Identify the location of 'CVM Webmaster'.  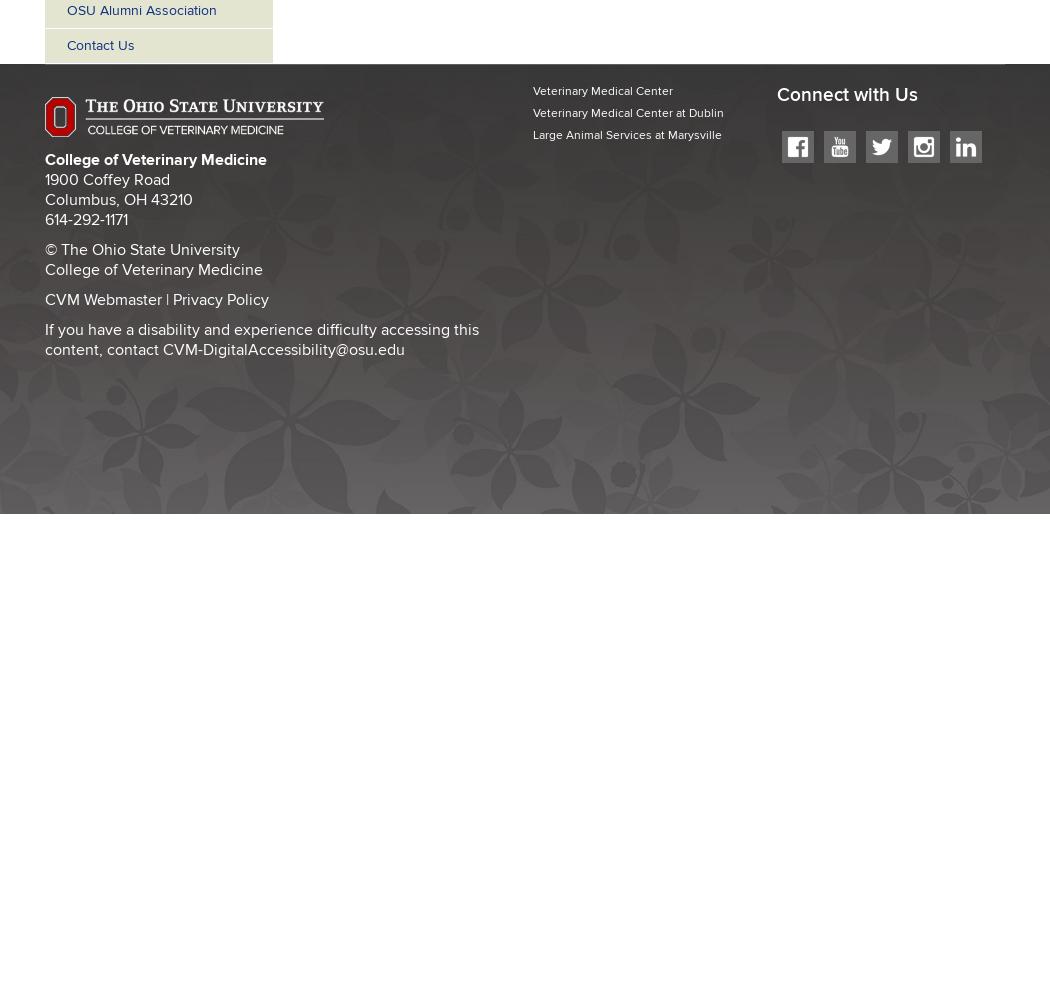
(103, 299).